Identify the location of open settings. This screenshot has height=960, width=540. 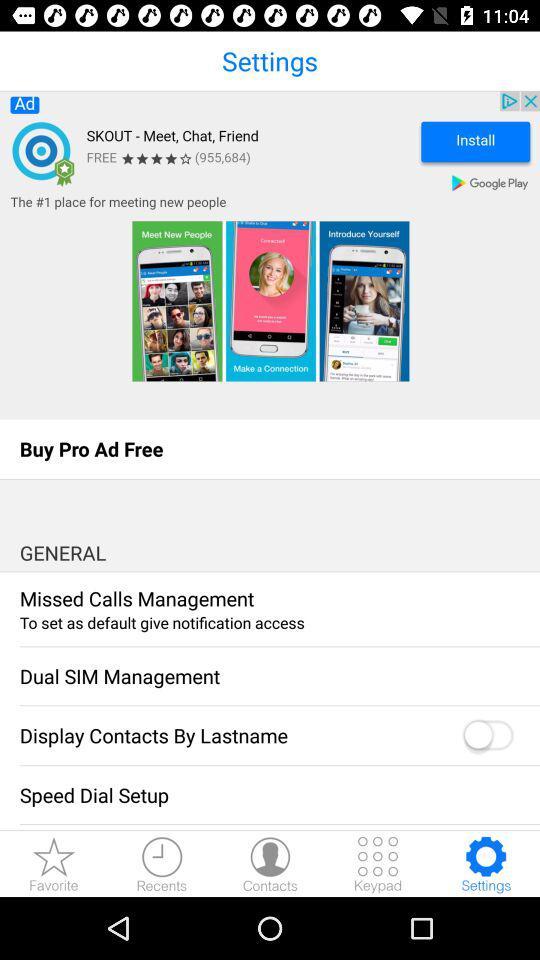
(485, 863).